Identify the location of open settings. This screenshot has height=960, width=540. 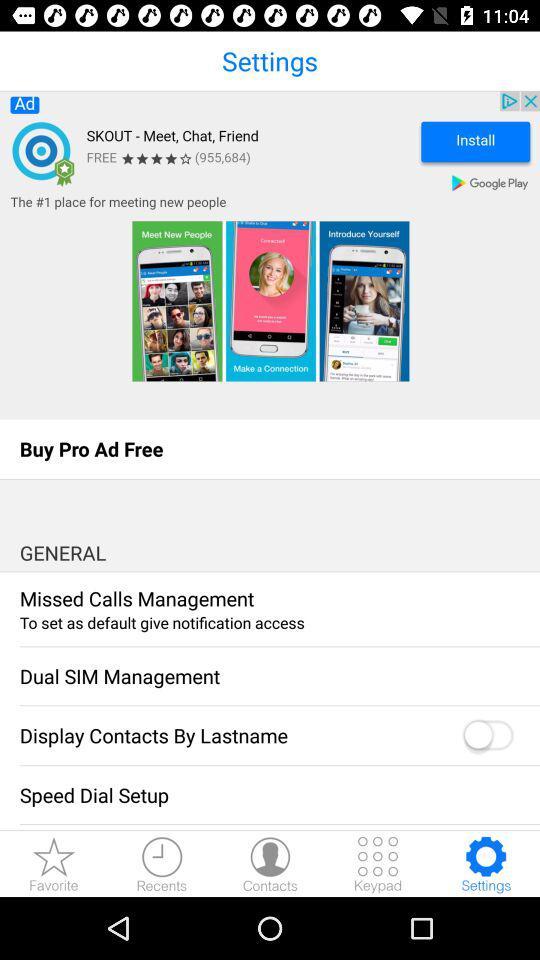
(485, 863).